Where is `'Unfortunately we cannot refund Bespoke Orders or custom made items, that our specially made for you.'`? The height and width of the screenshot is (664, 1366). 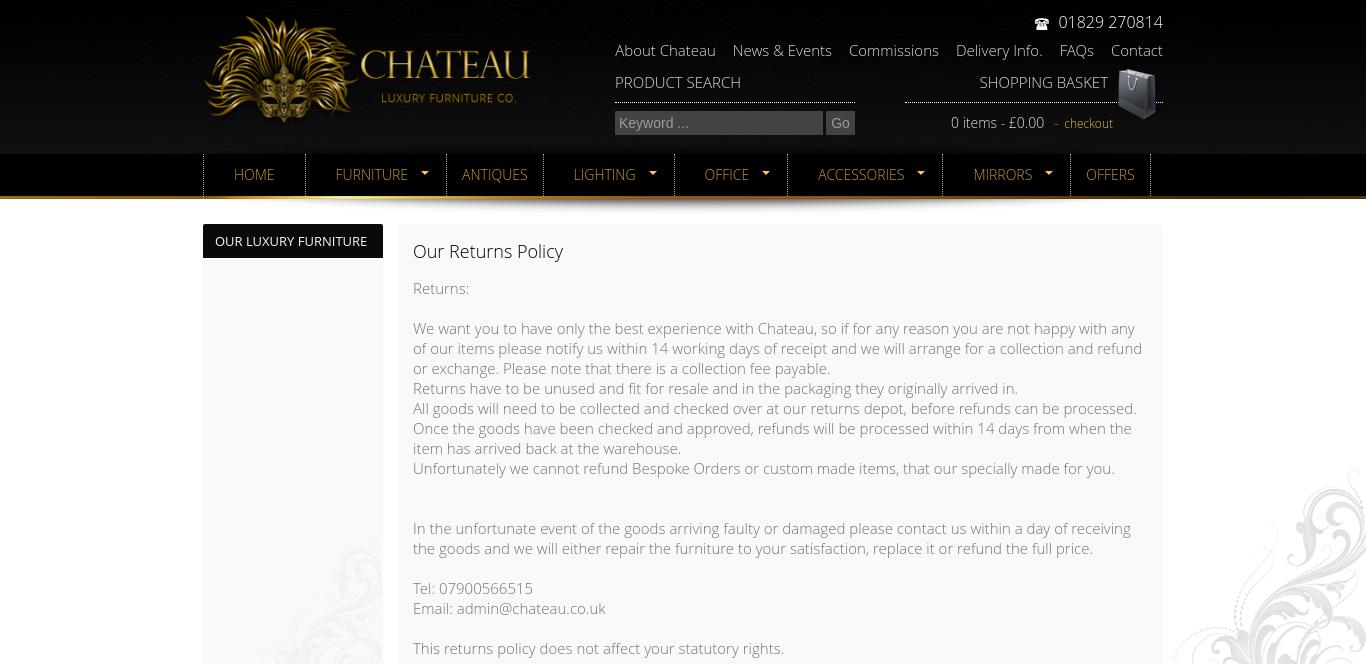
'Unfortunately we cannot refund Bespoke Orders or custom made items, that our specially made for you.' is located at coordinates (763, 466).